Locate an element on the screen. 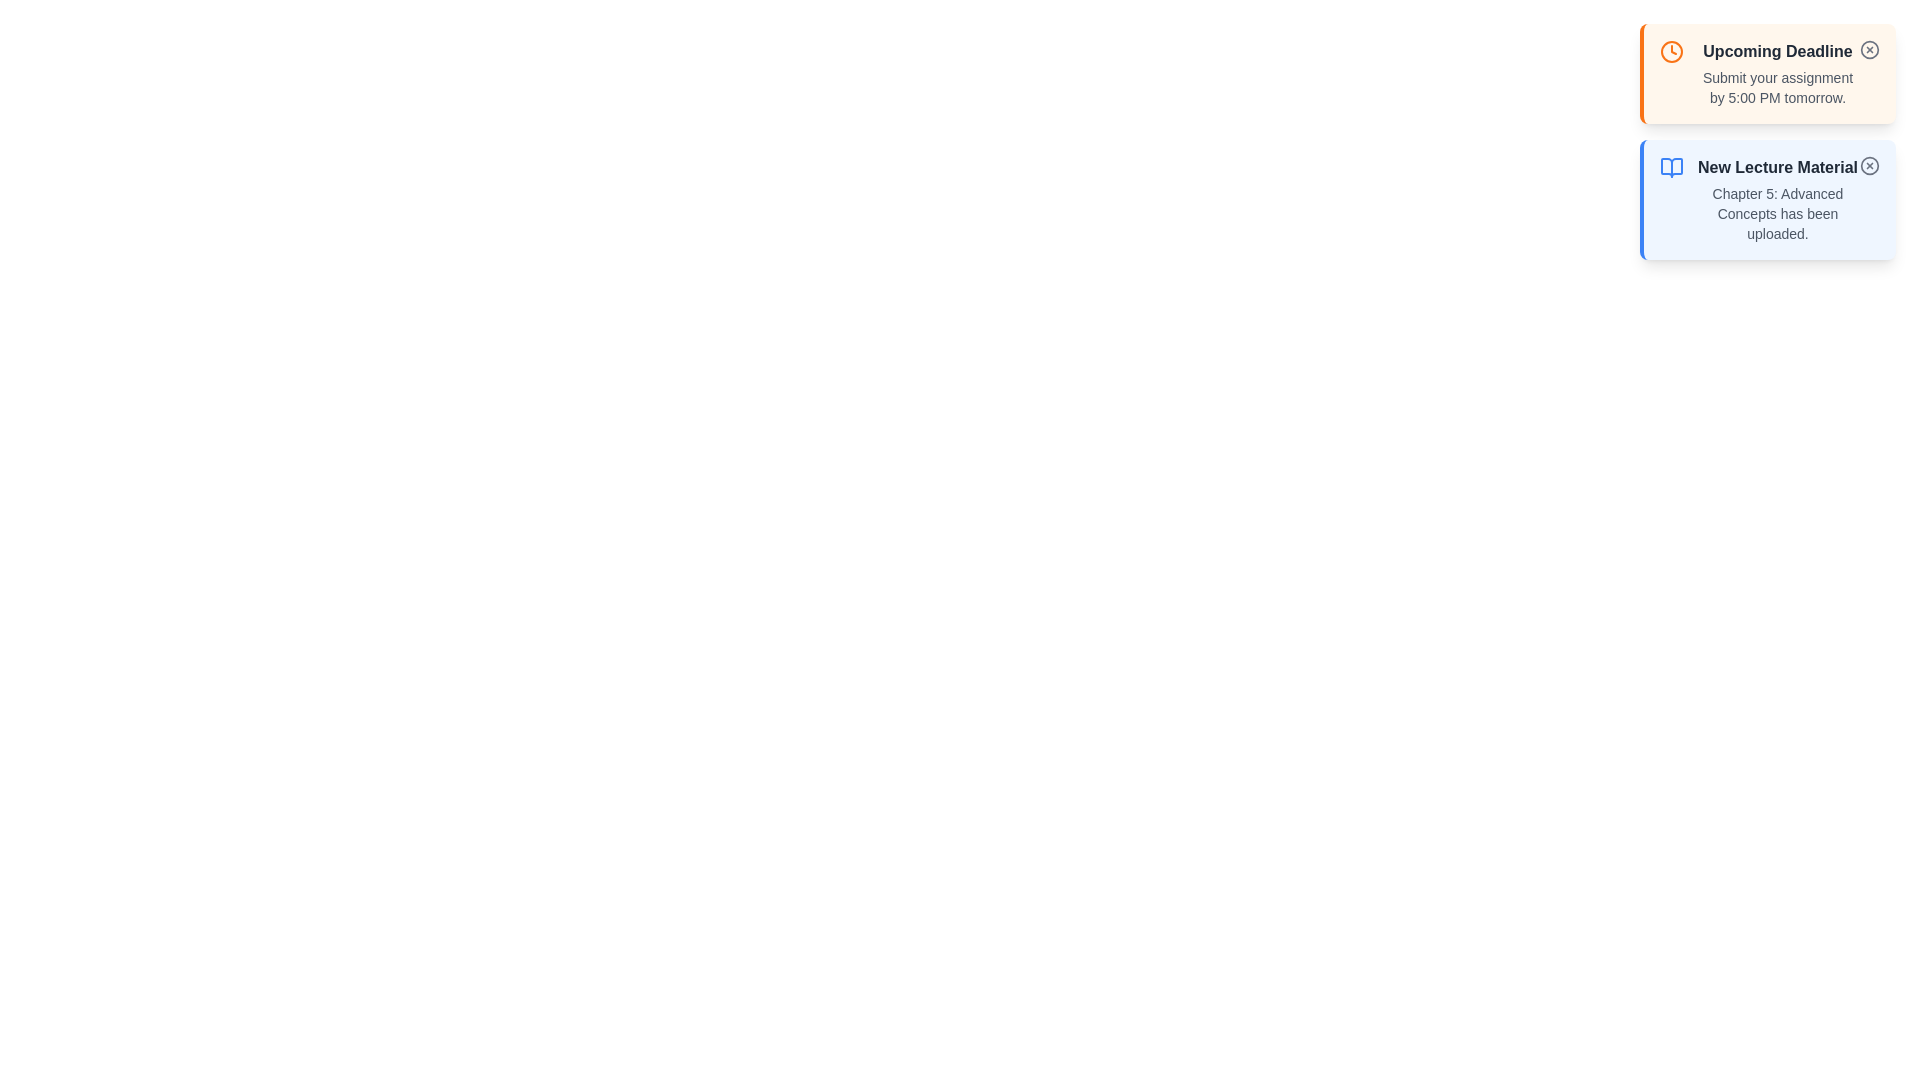 The image size is (1920, 1080). close button of the notification to dismiss it is located at coordinates (1869, 49).